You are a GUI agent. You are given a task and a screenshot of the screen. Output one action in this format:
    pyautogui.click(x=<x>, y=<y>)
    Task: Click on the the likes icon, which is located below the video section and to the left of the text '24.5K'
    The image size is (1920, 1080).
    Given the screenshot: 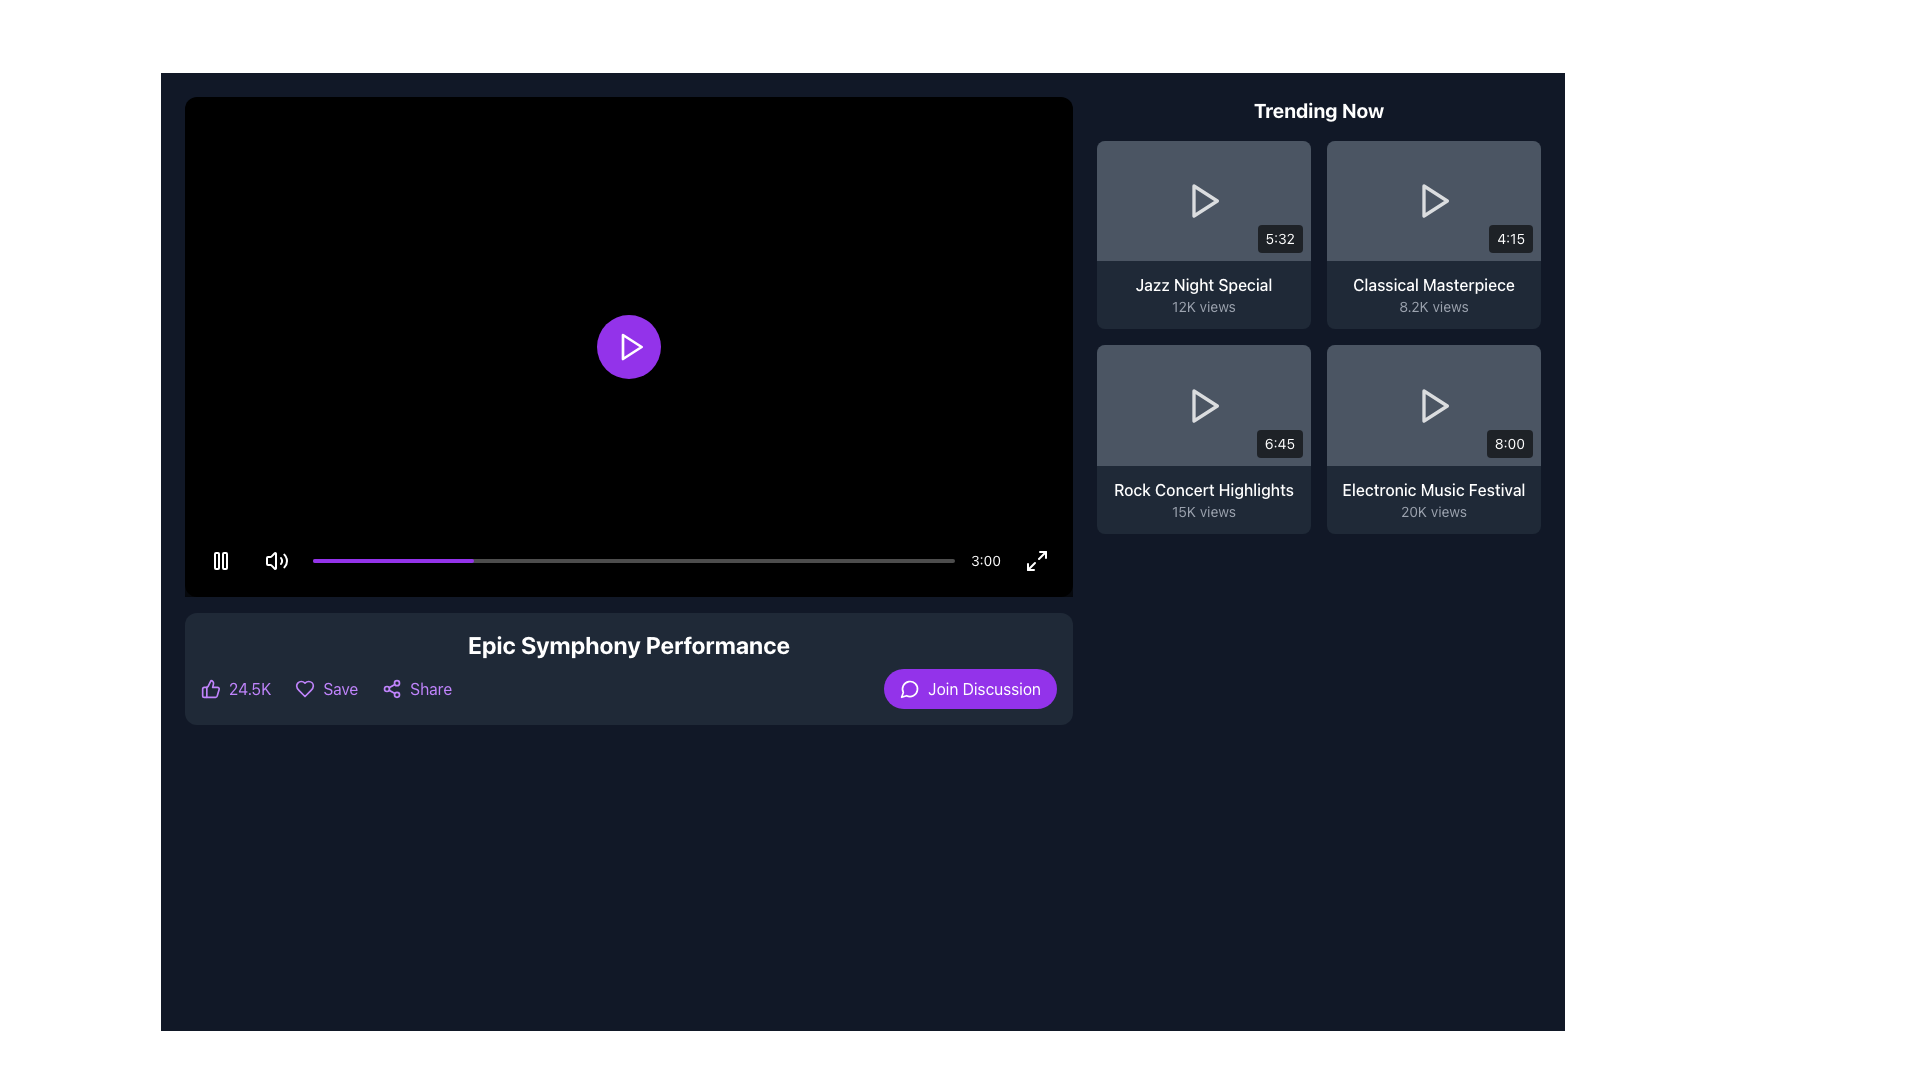 What is the action you would take?
    pyautogui.click(x=211, y=687)
    